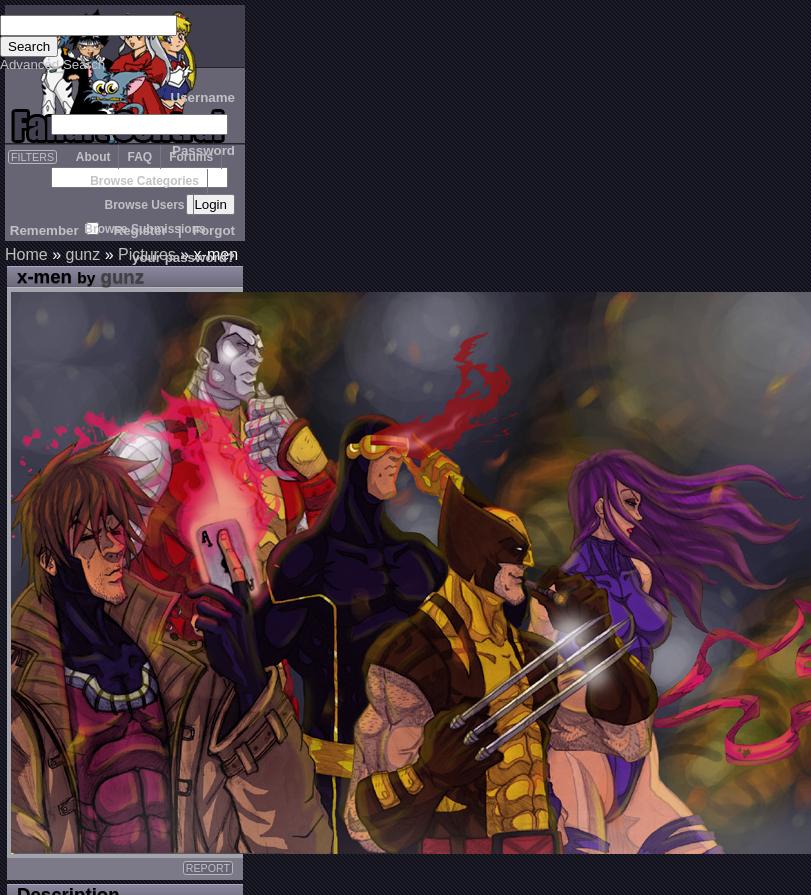  I want to click on 'Register', so click(139, 230).